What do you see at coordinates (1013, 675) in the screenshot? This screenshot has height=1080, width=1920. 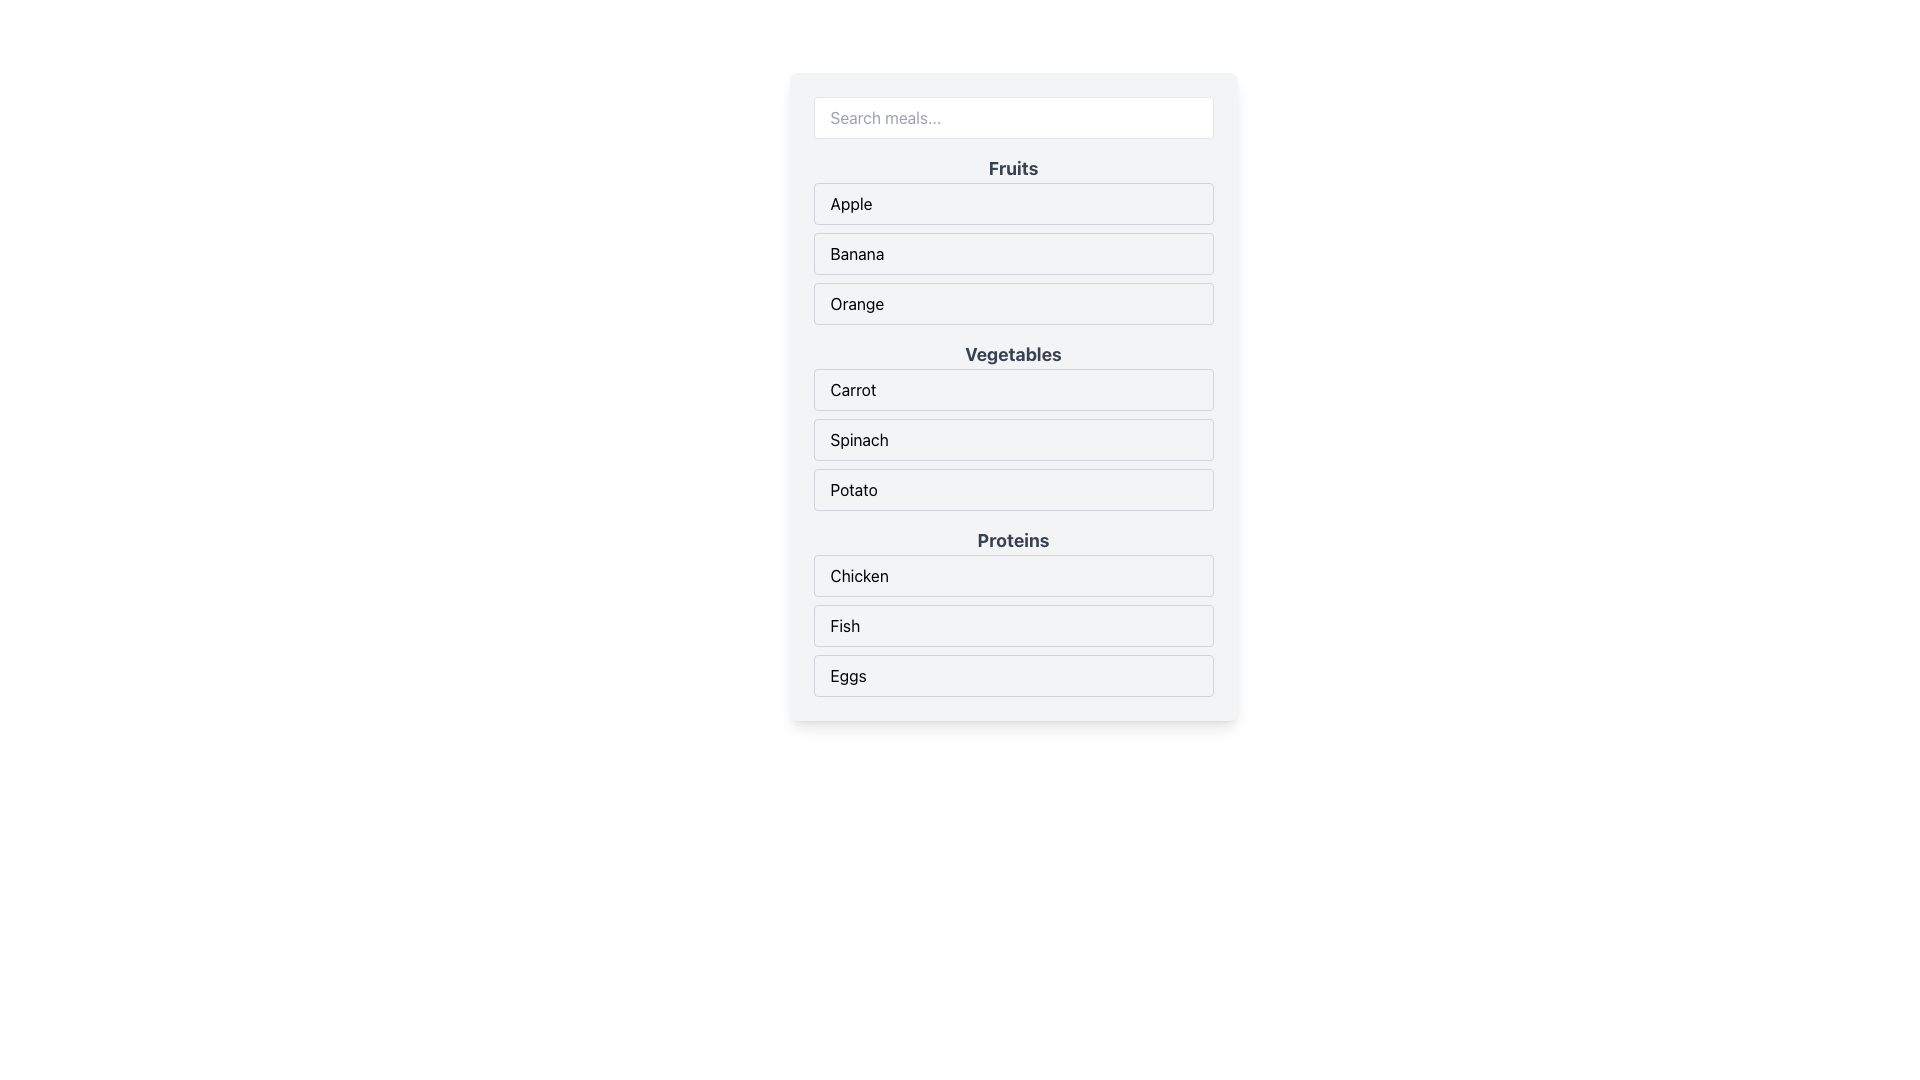 I see `the 'Eggs' list item, which is the last selectable option in the 'Proteins' category, located below the 'Fish' item` at bounding box center [1013, 675].